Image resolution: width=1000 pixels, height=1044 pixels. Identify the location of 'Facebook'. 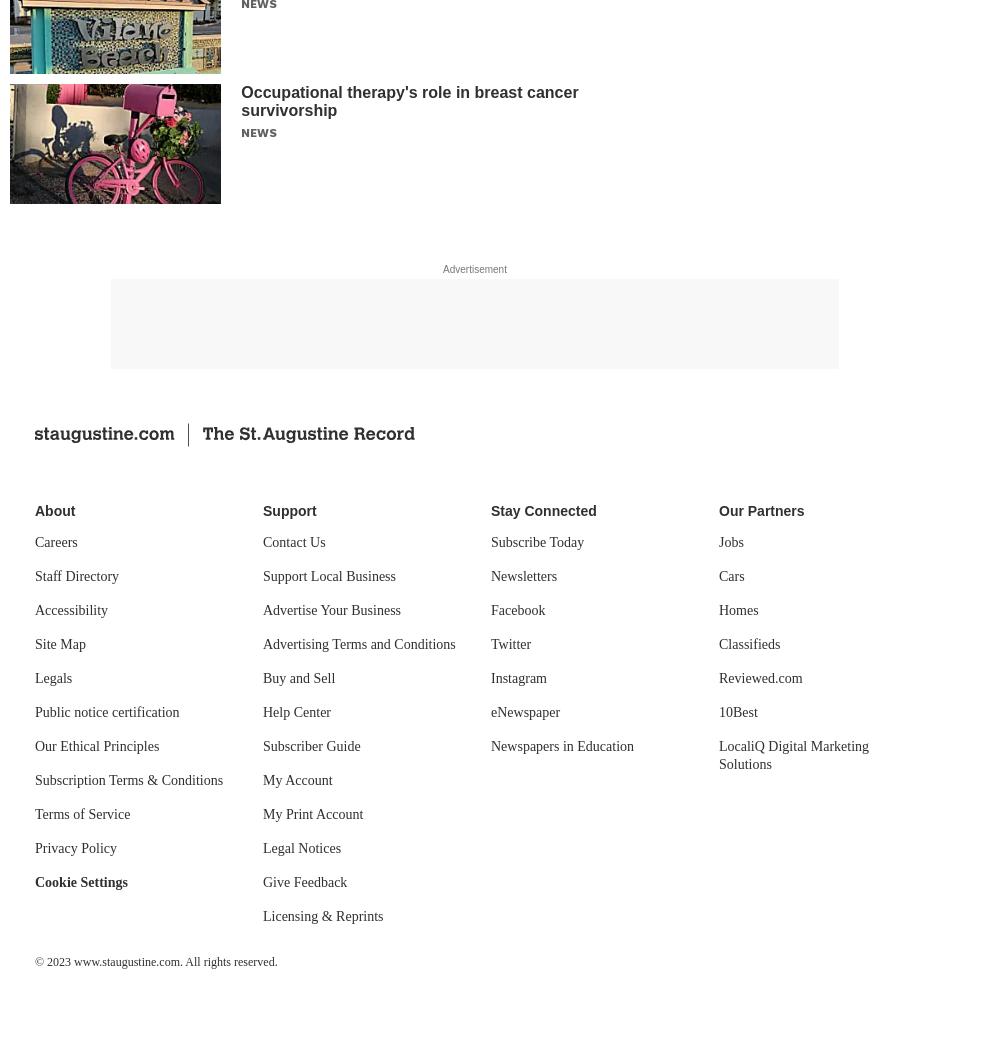
(518, 610).